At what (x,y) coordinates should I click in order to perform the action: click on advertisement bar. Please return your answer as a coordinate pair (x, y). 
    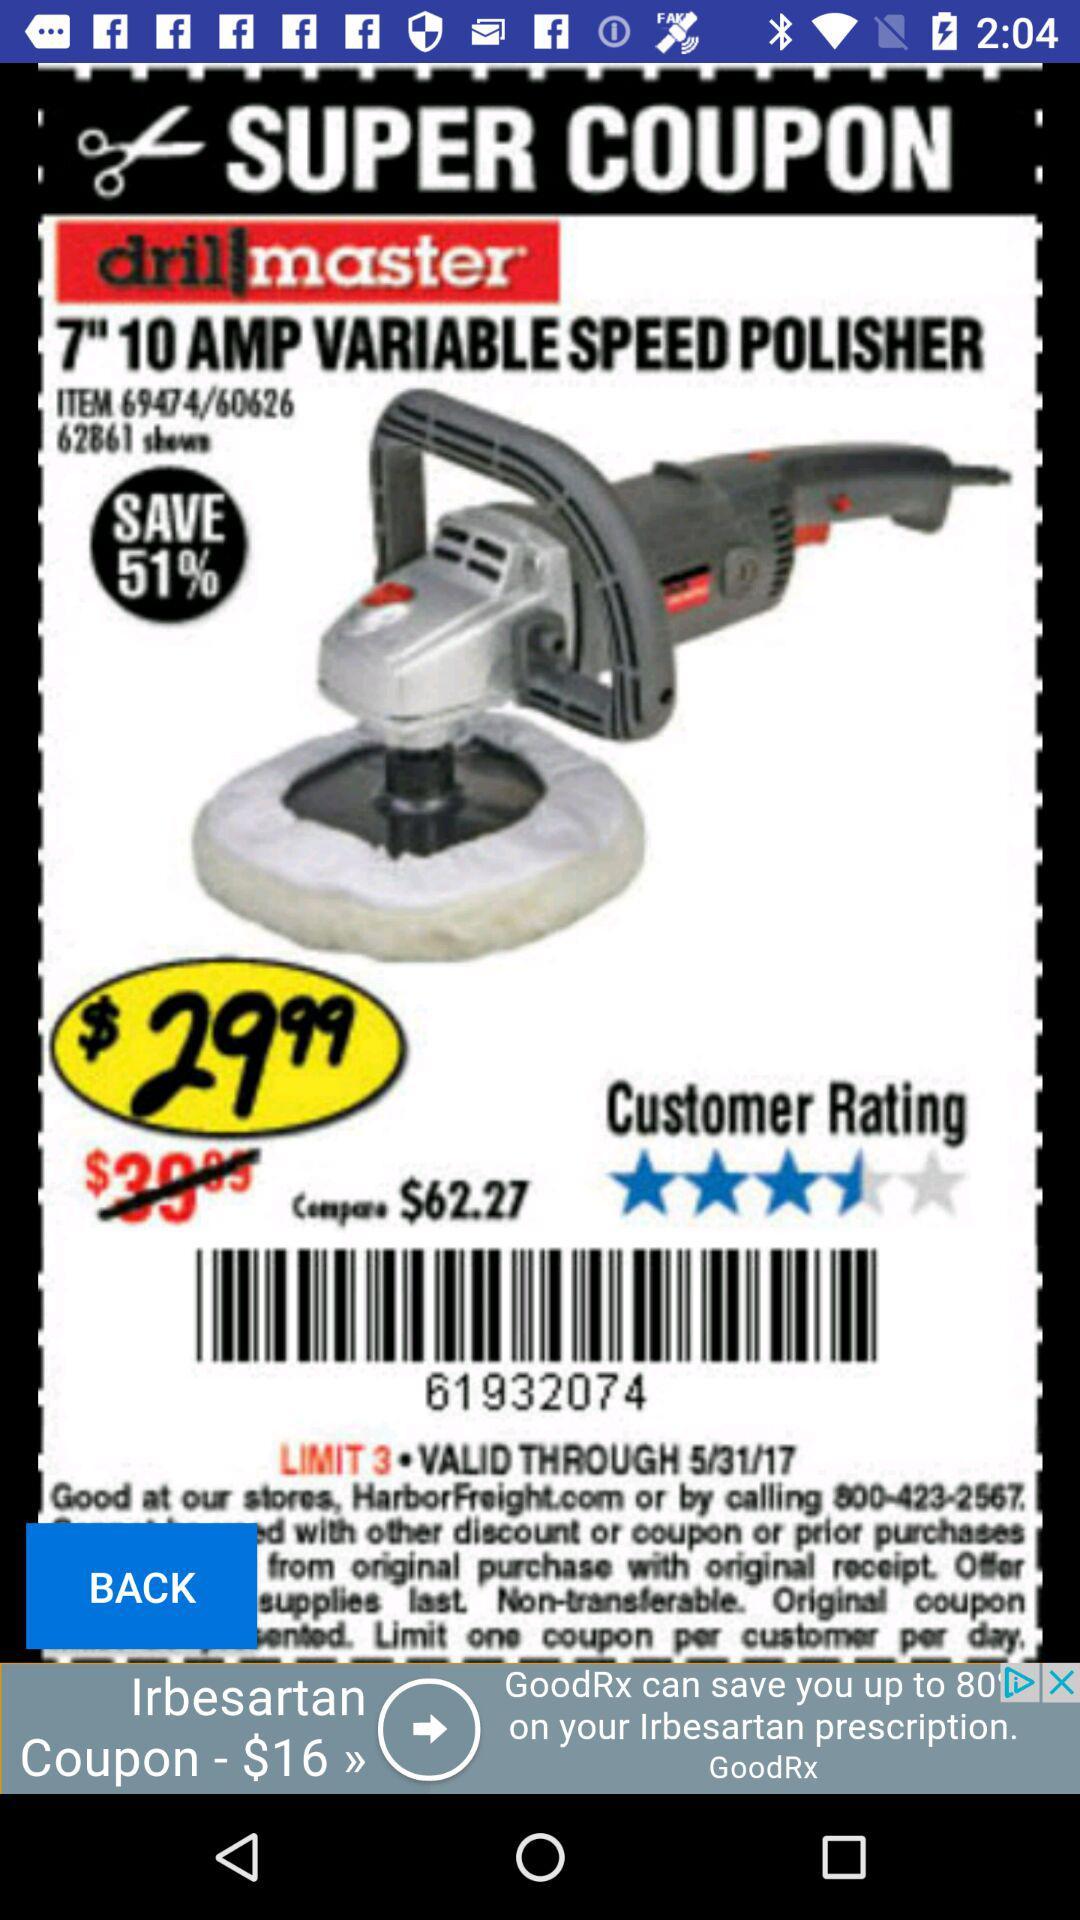
    Looking at the image, I should click on (540, 1727).